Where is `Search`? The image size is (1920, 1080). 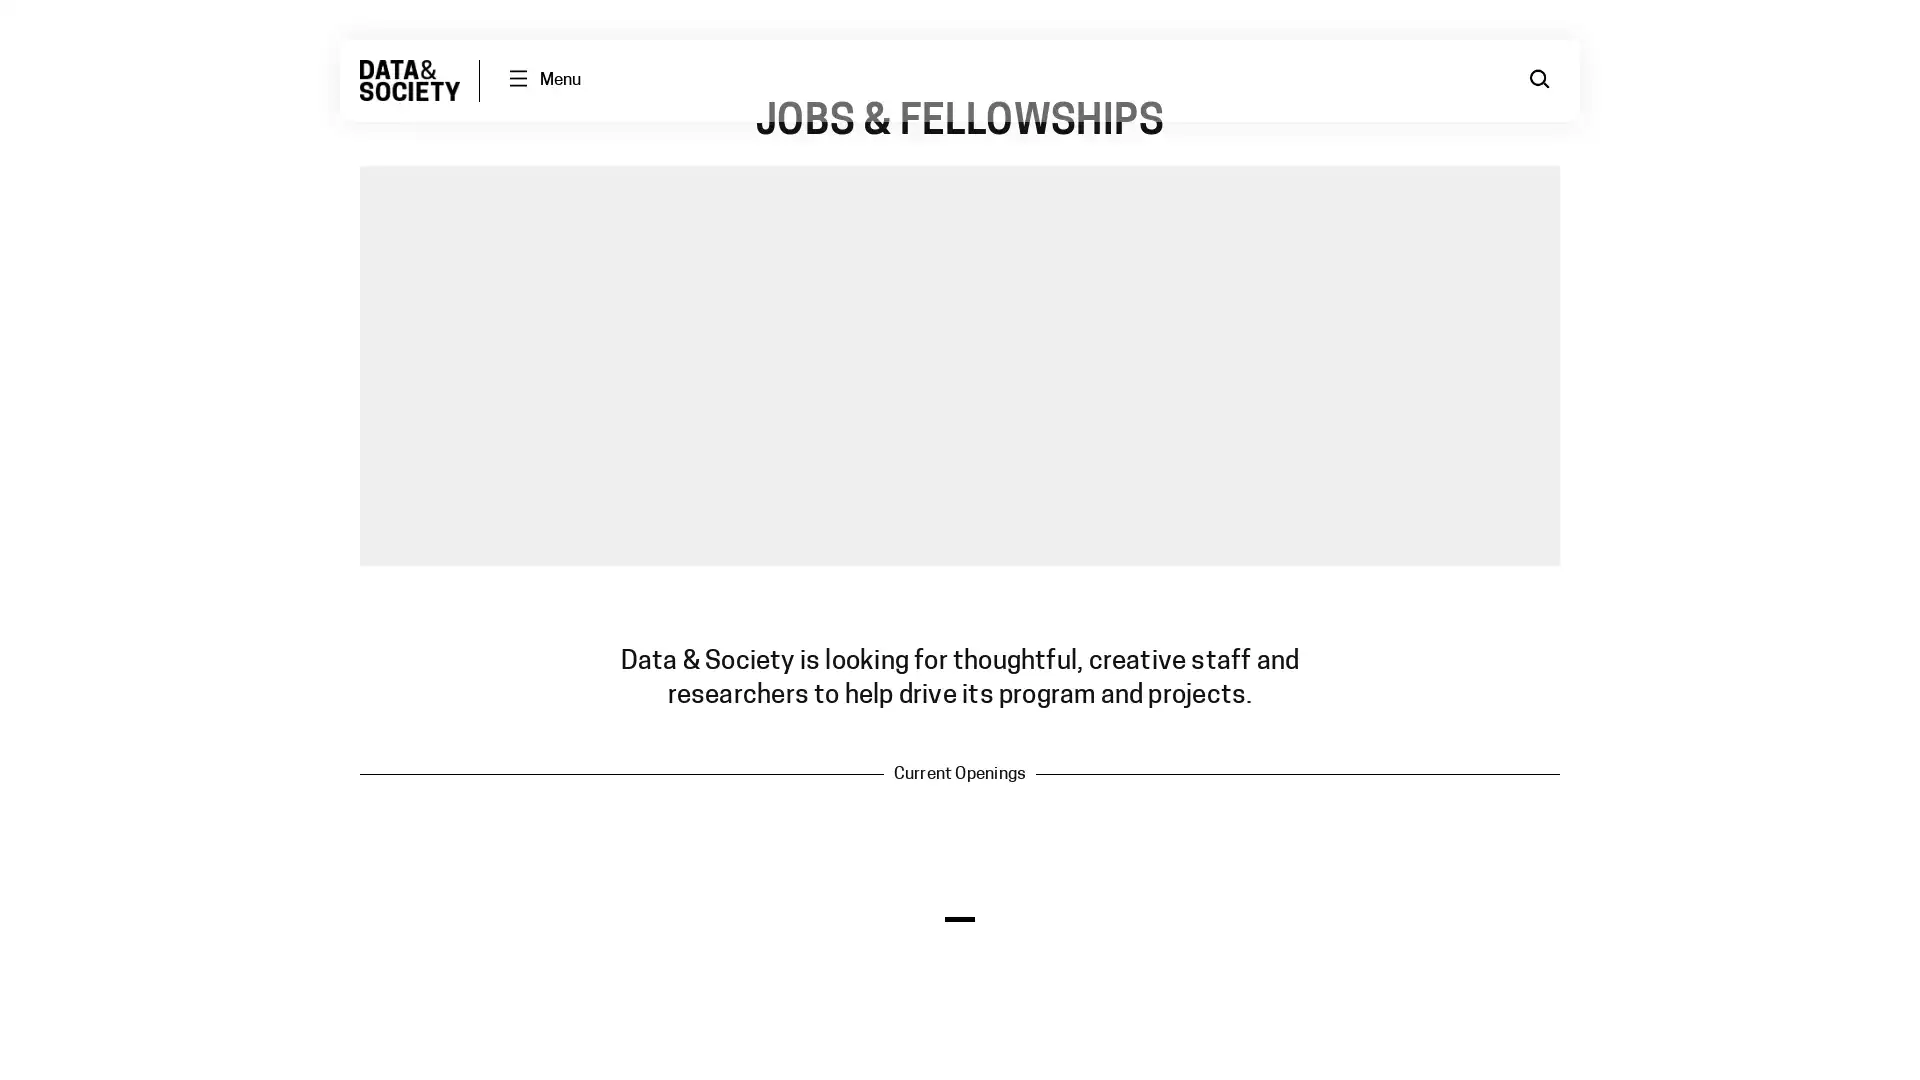 Search is located at coordinates (1539, 79).